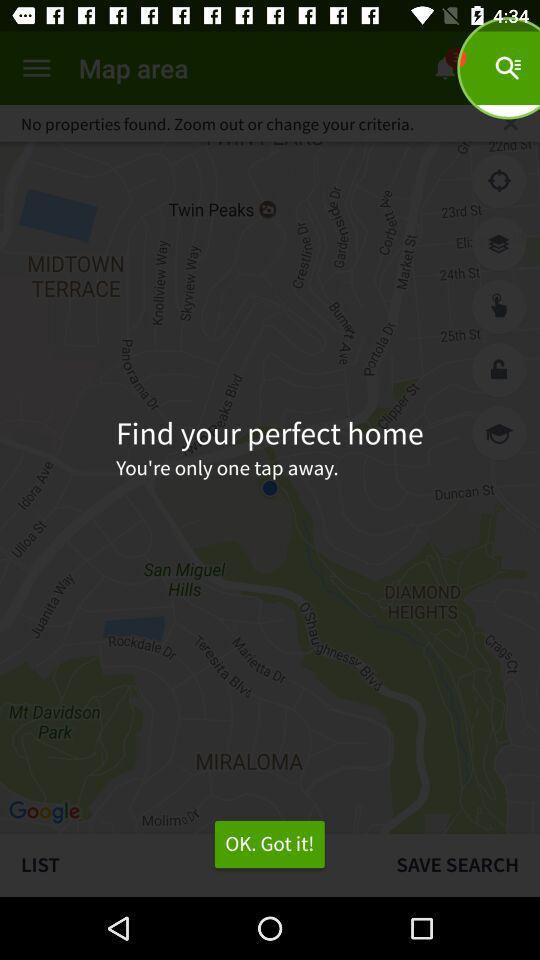 The image size is (540, 960). I want to click on close, so click(510, 122).